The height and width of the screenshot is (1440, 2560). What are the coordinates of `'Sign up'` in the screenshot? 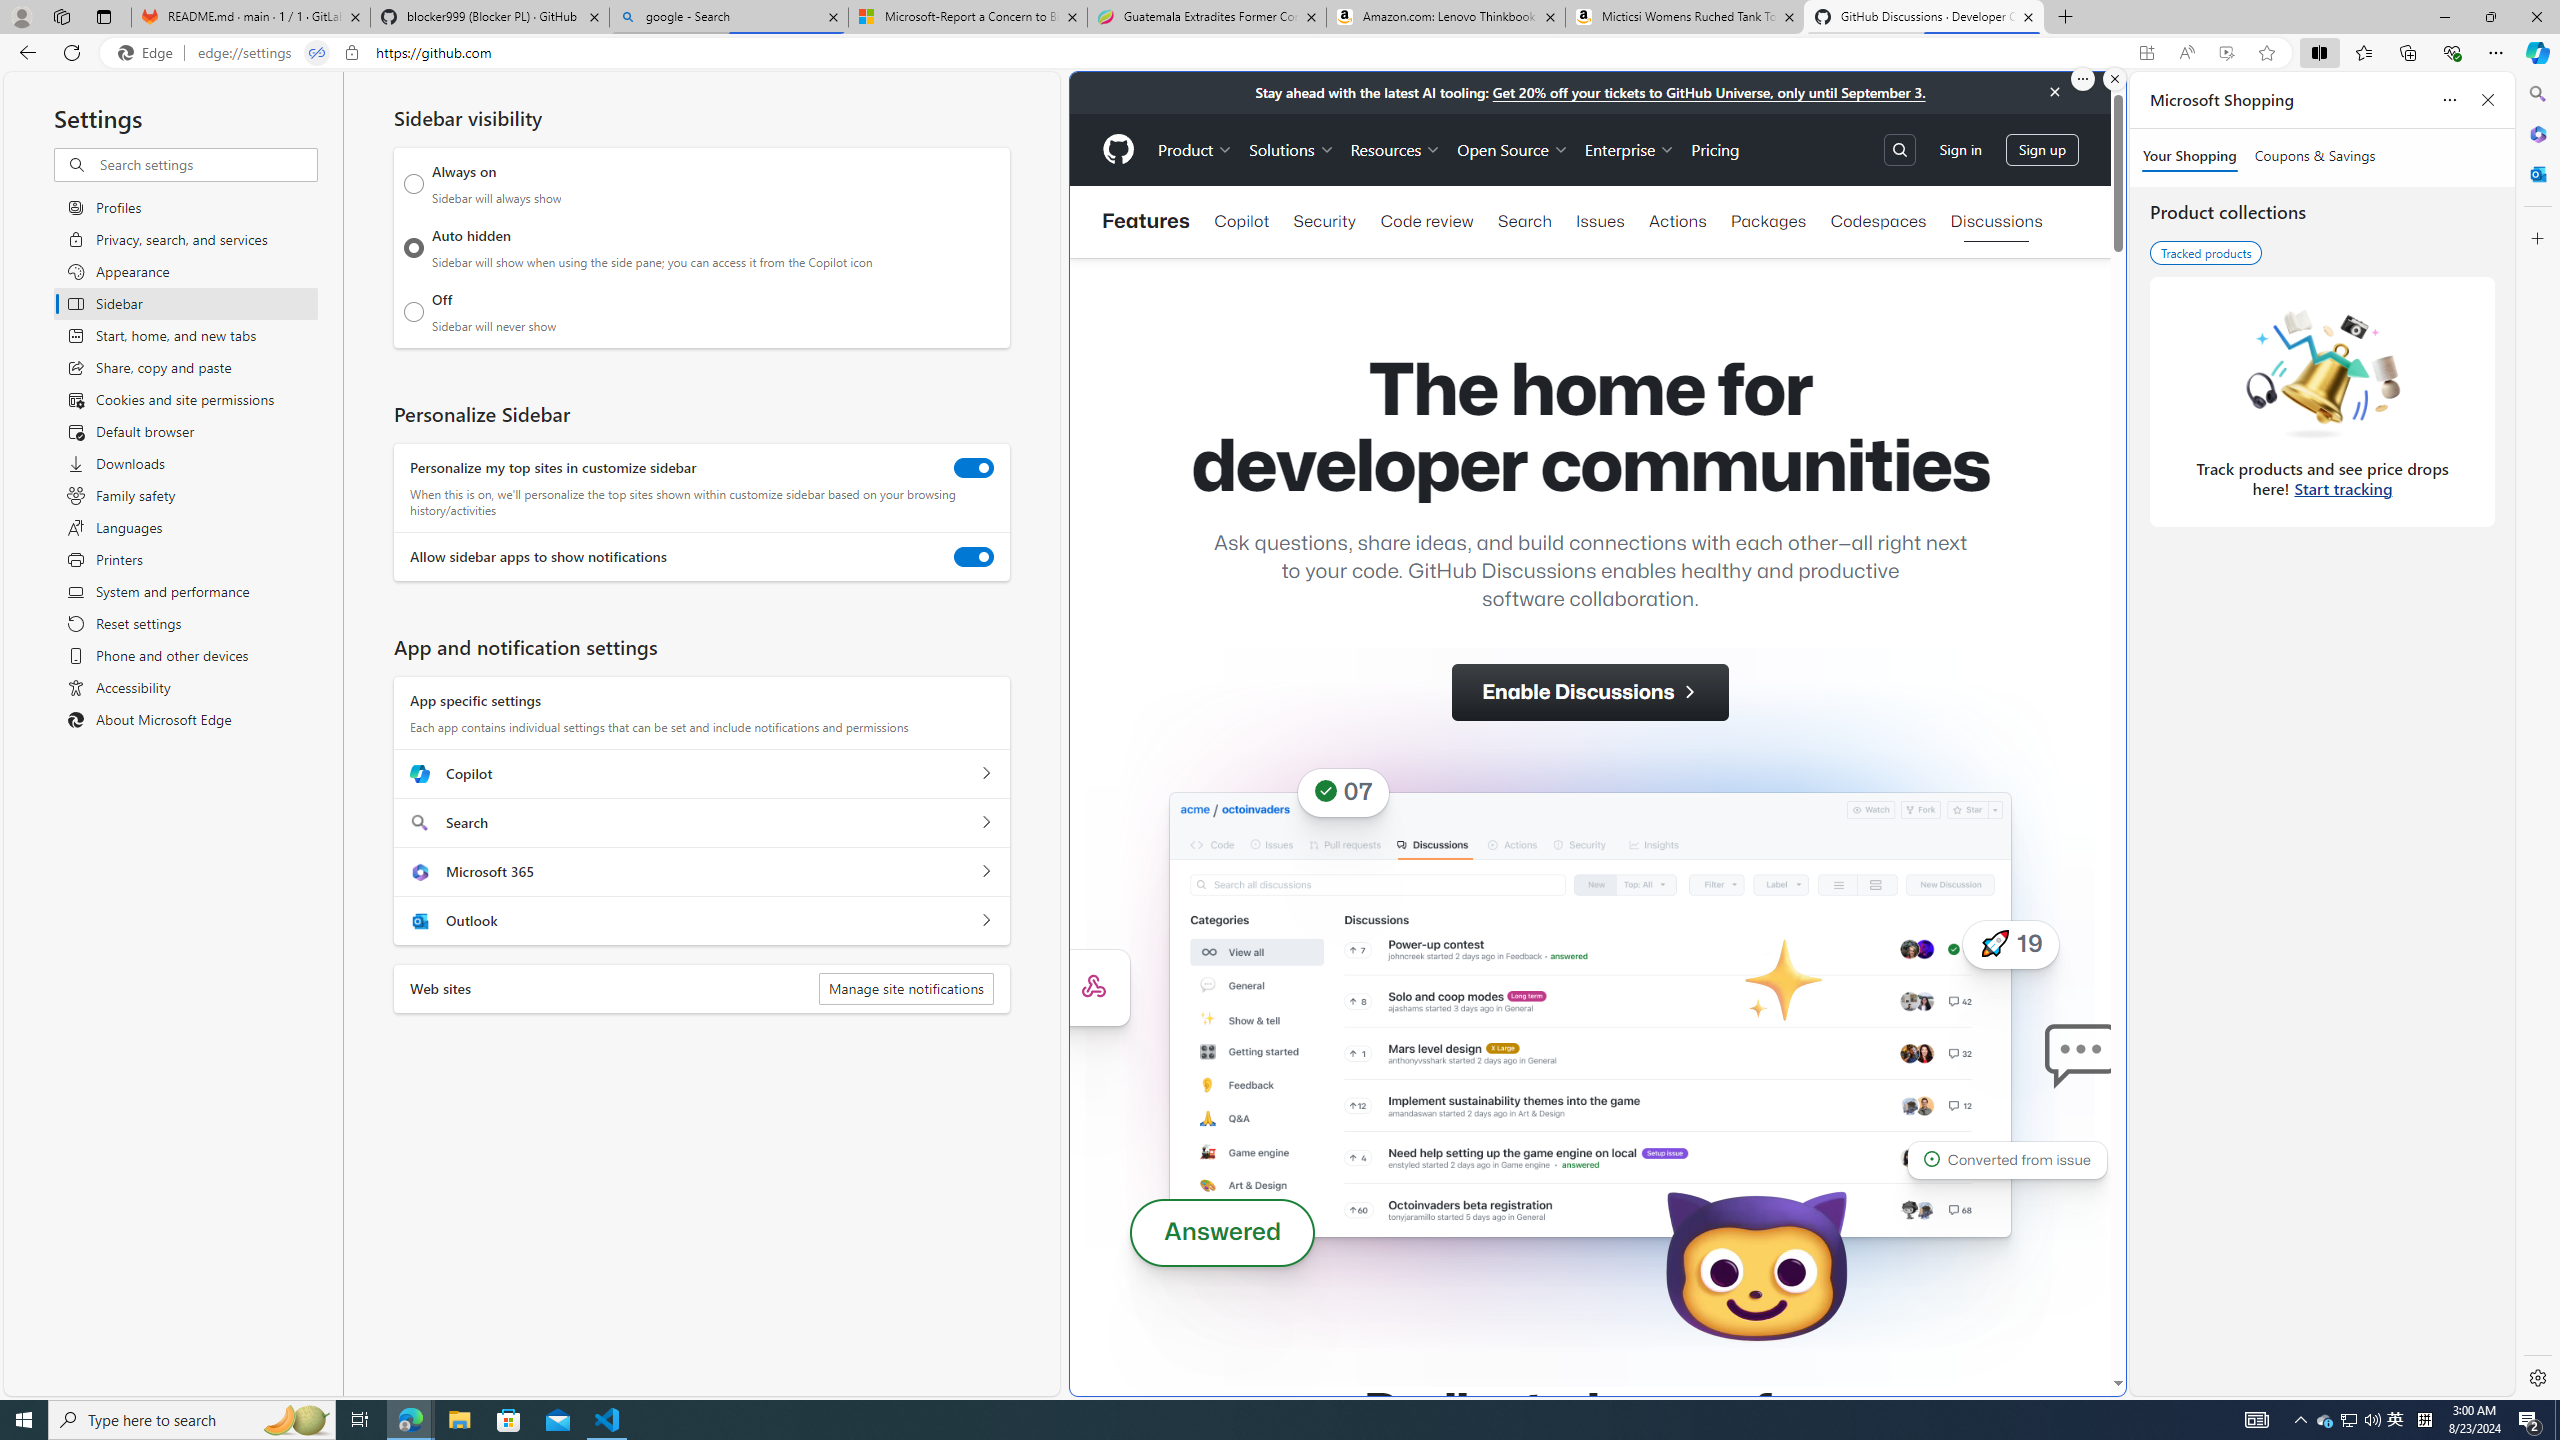 It's located at (2042, 149).